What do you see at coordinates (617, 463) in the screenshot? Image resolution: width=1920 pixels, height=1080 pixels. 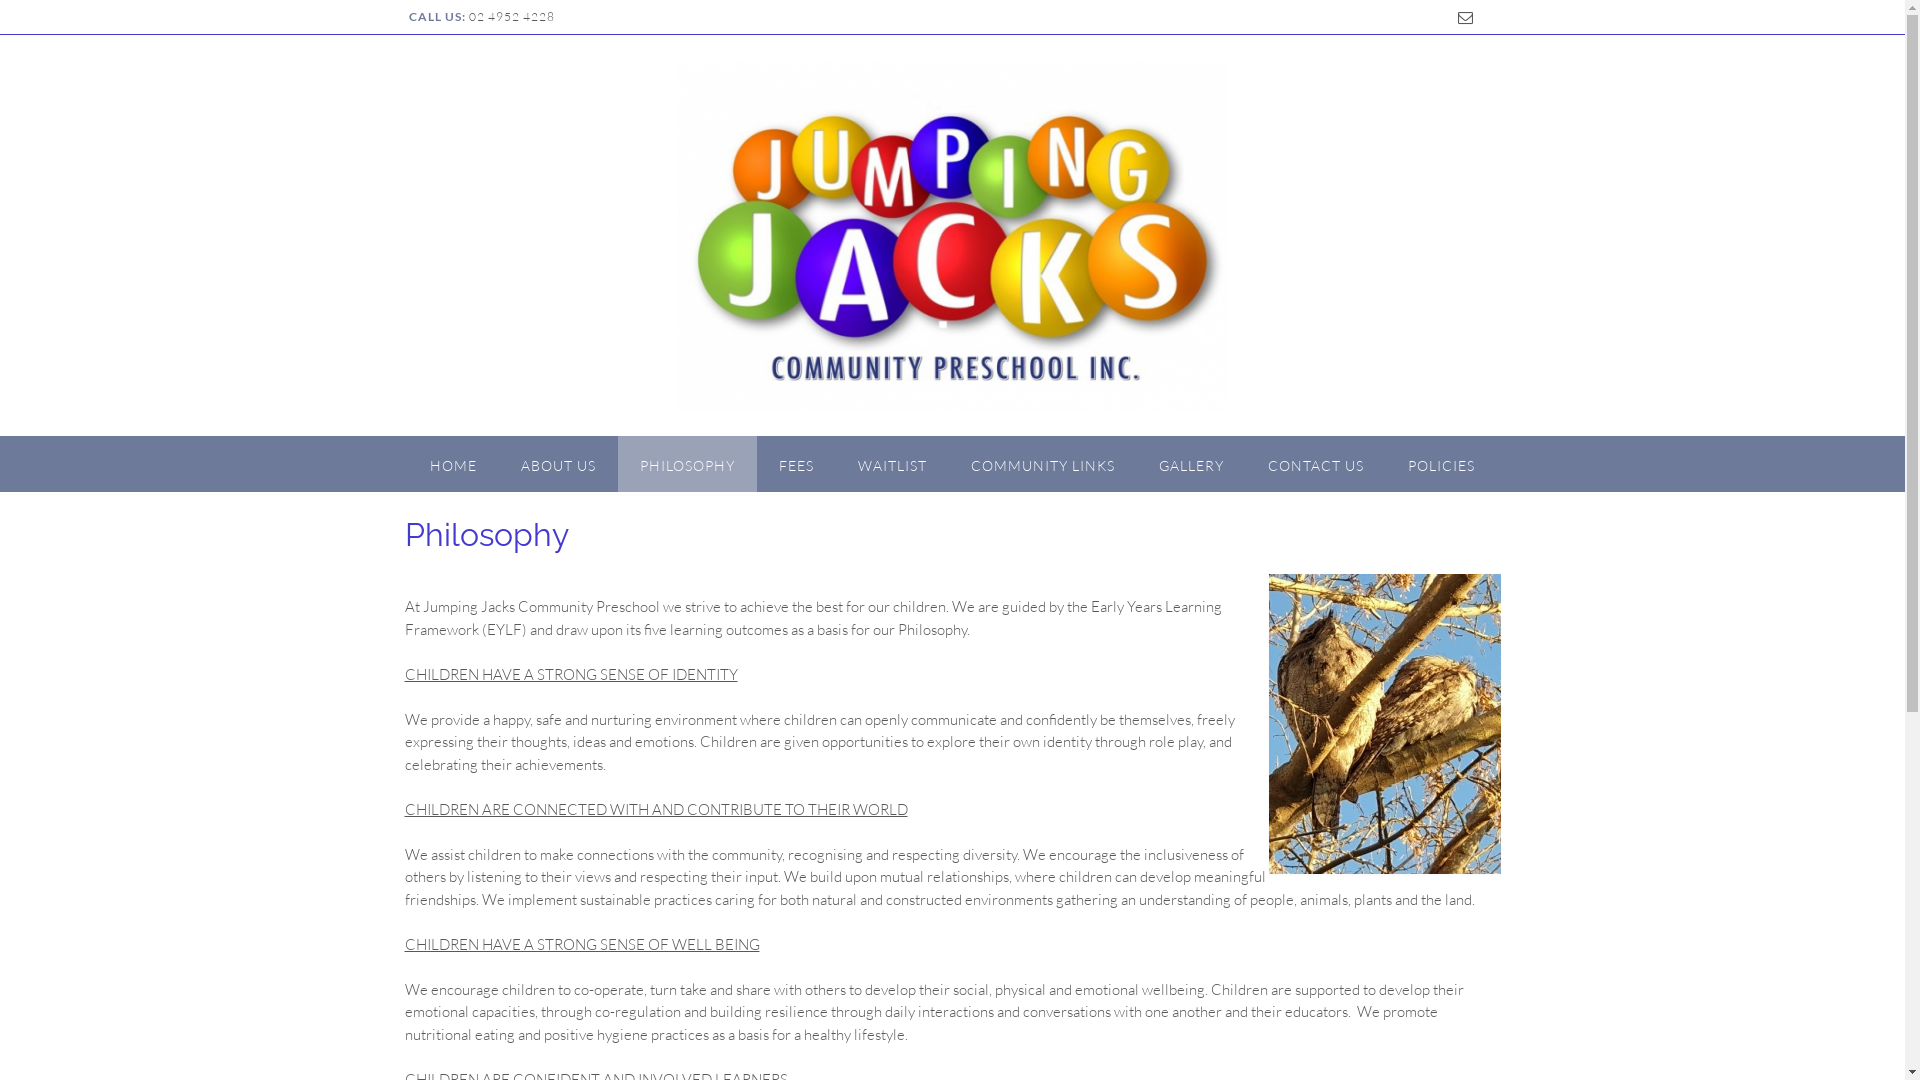 I see `'PHILOSOPHY'` at bounding box center [617, 463].